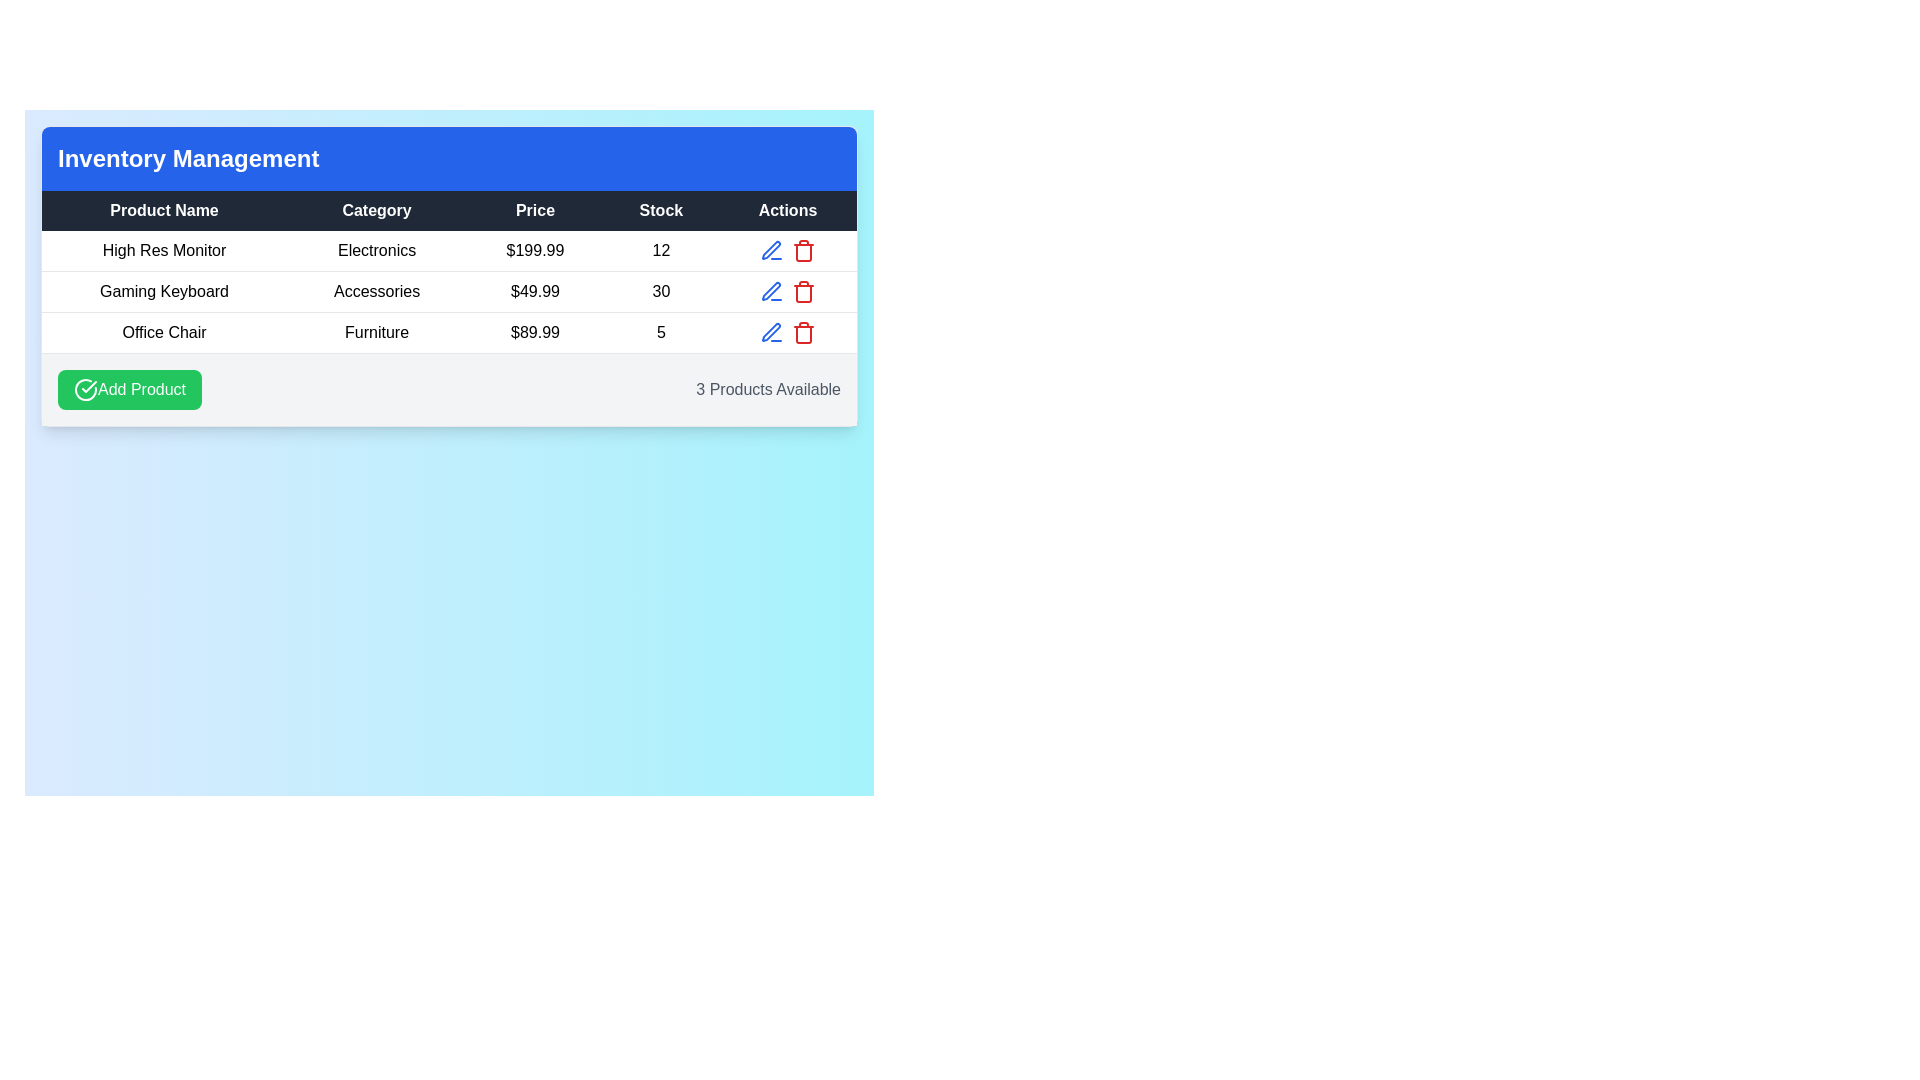 The height and width of the screenshot is (1080, 1920). I want to click on the edit icon button located in the 'Actions' column of the second row of the visible table, which is positioned directly to the left of the red trash bin icon, so click(770, 249).